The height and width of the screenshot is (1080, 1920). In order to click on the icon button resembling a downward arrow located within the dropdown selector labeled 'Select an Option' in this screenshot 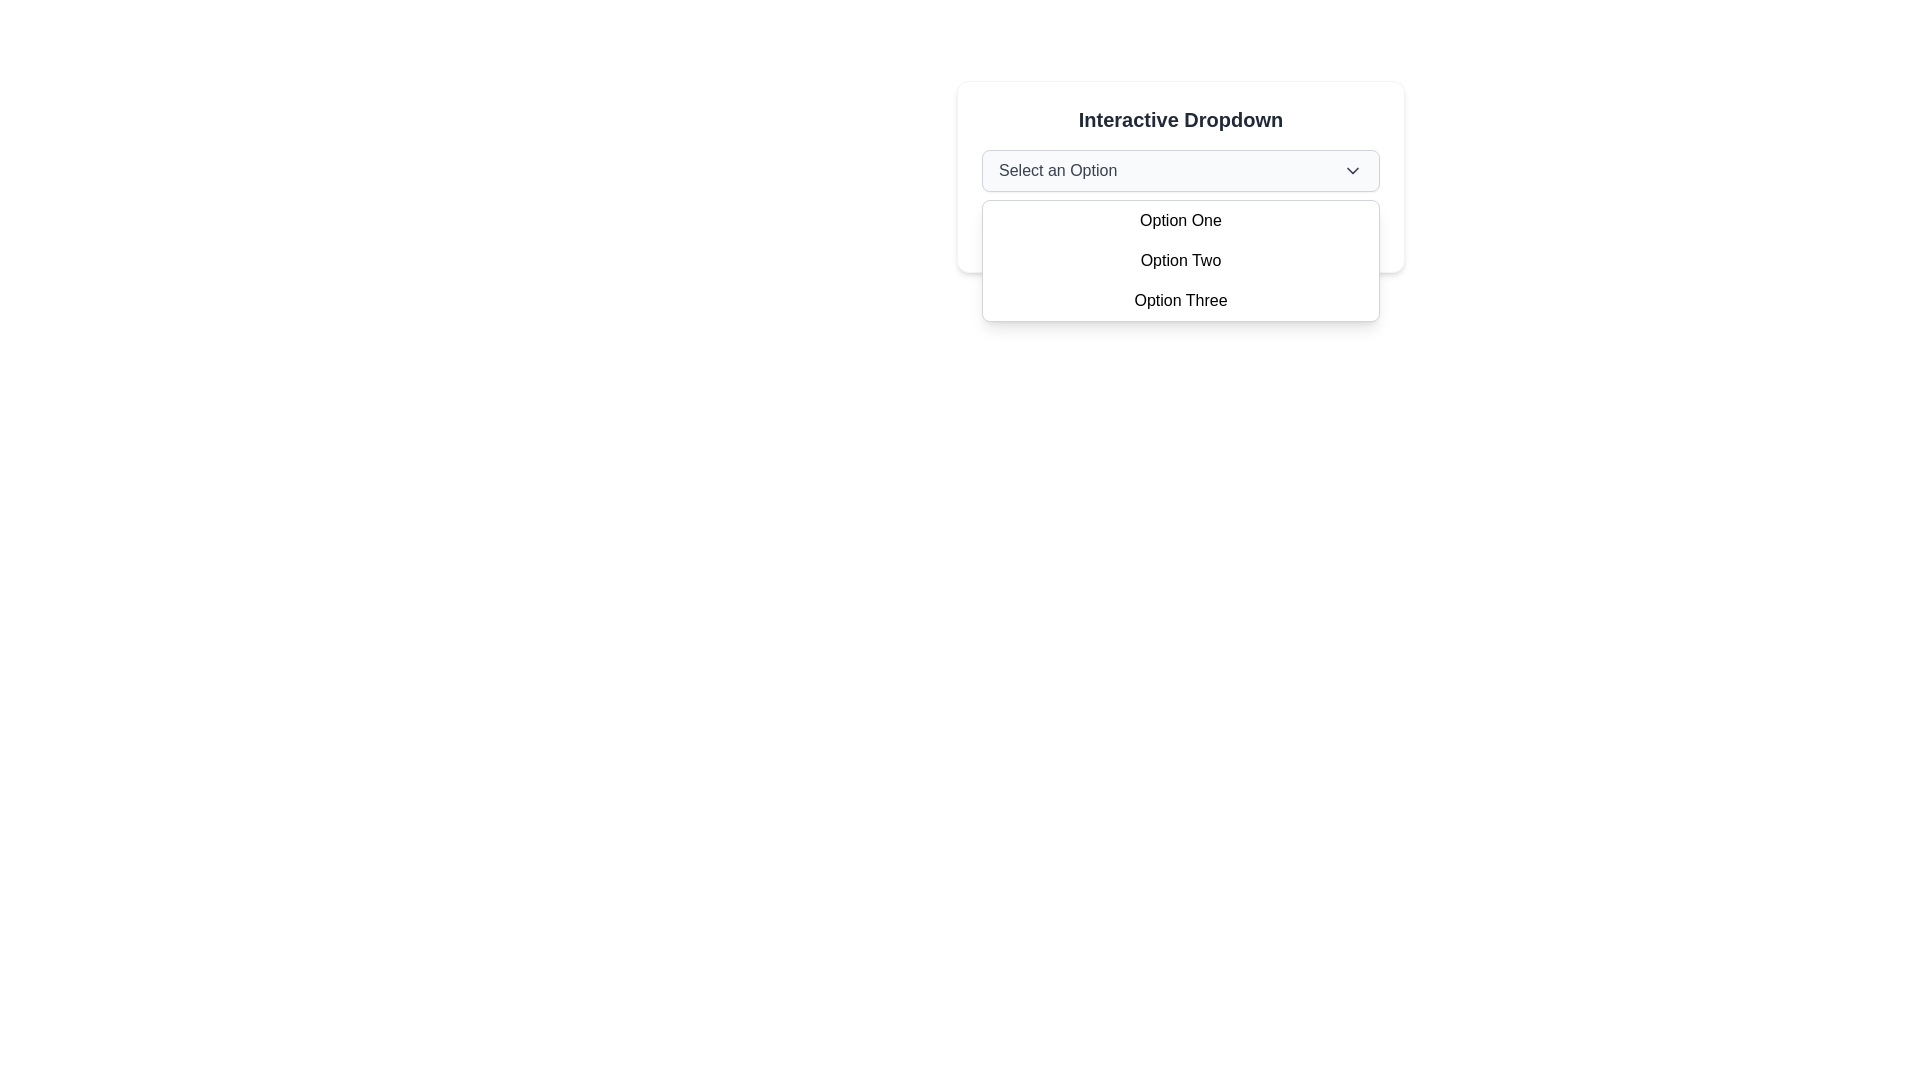, I will do `click(1353, 169)`.